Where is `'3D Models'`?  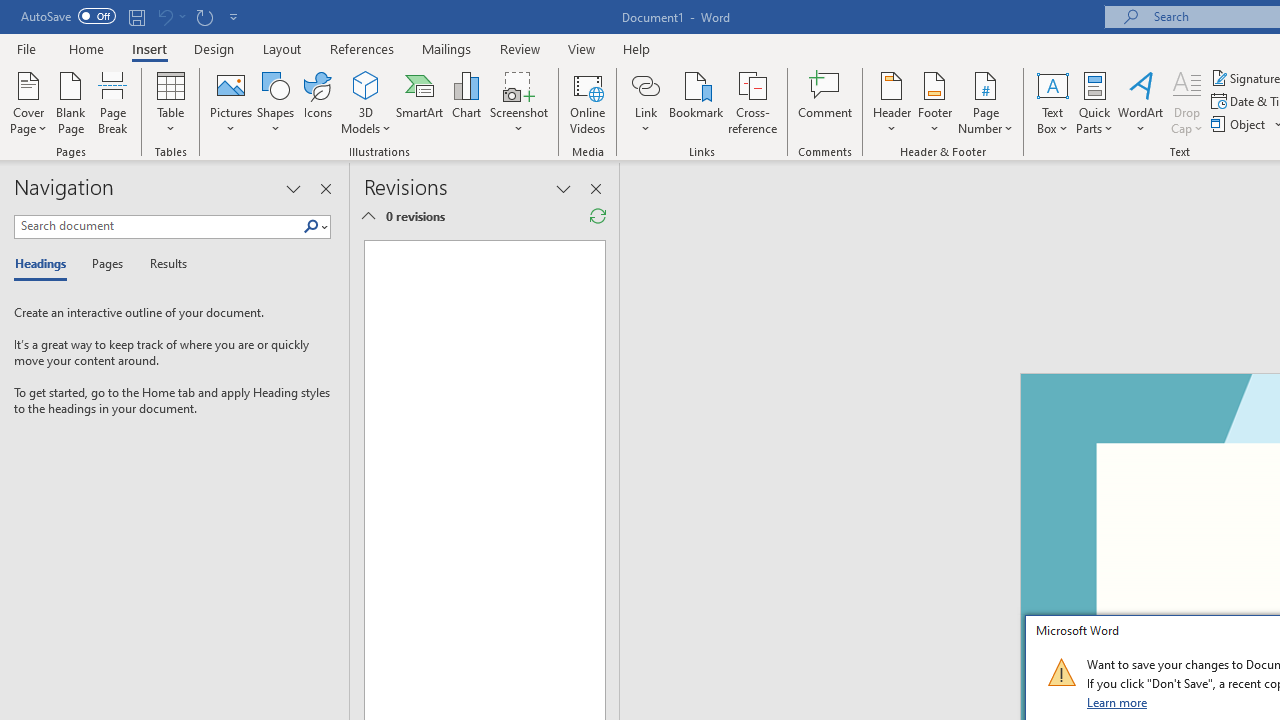
'3D Models' is located at coordinates (366, 84).